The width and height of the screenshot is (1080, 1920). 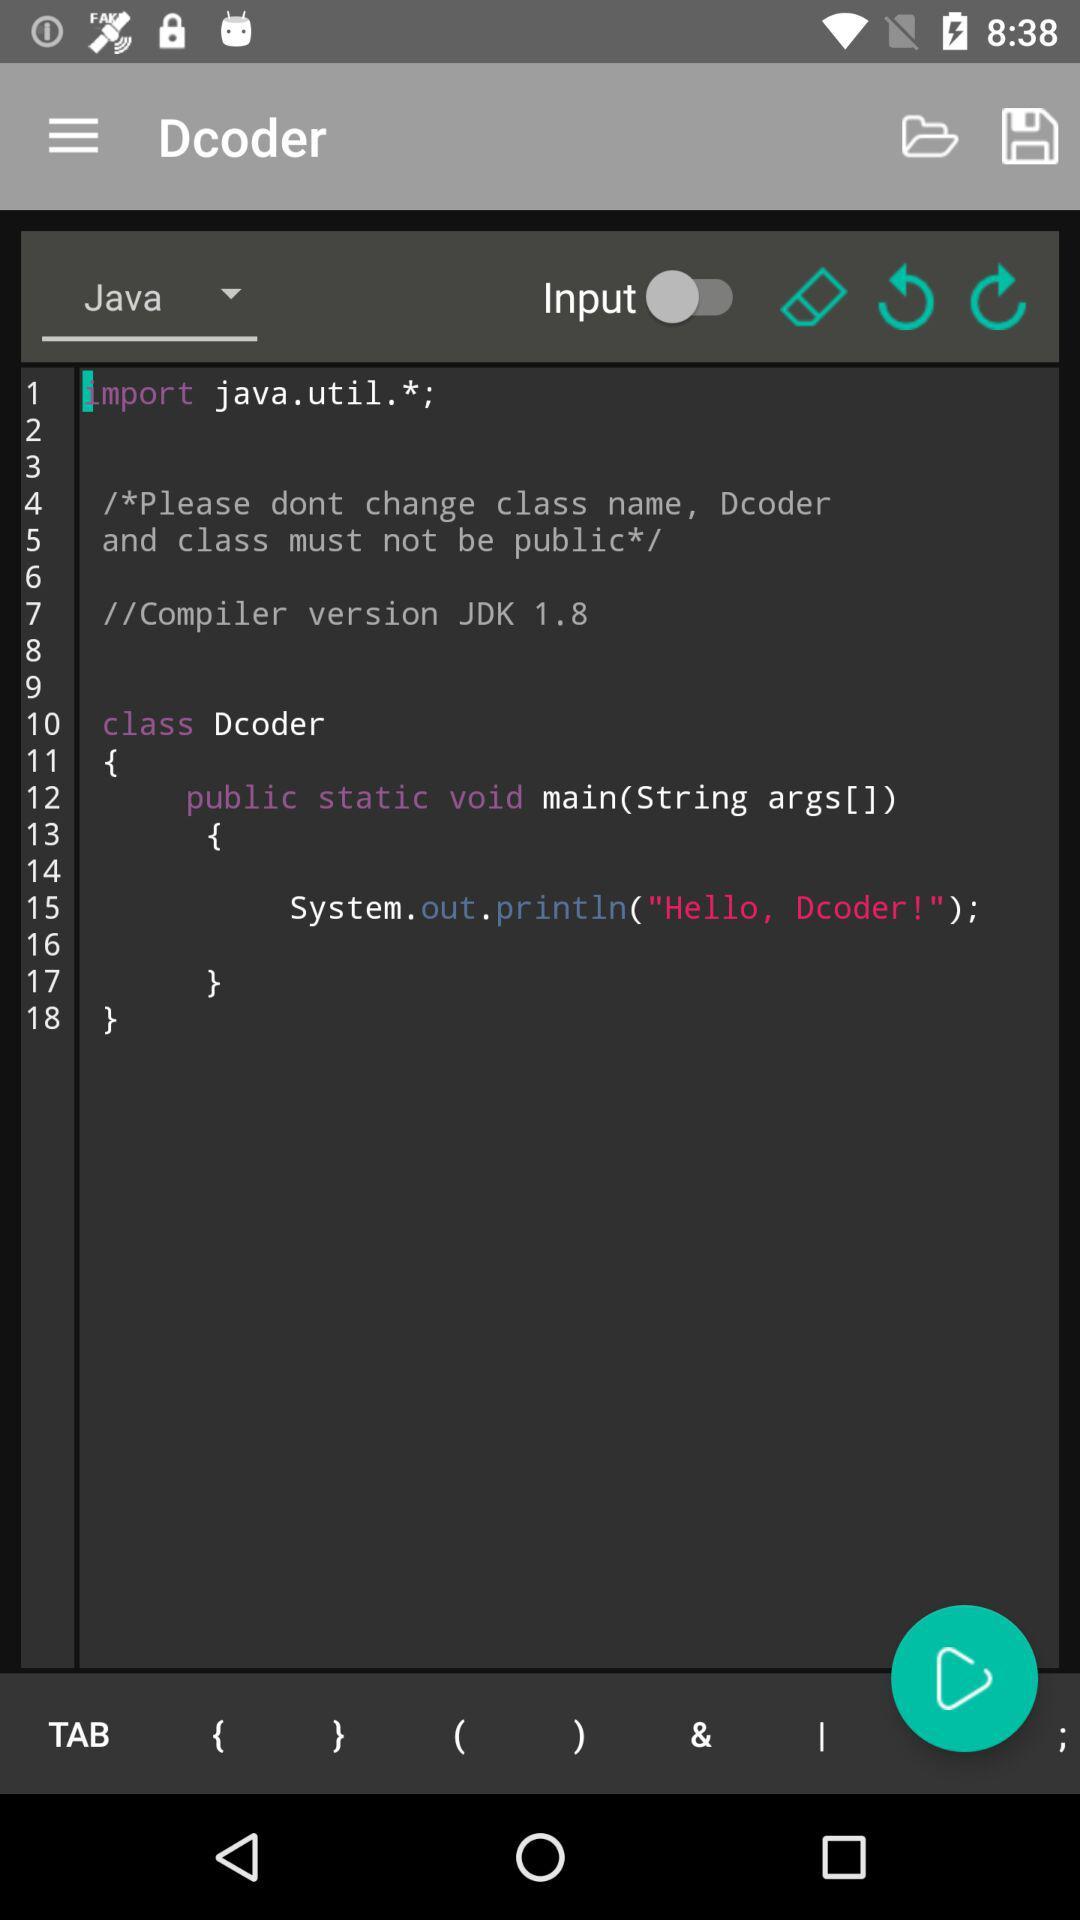 I want to click on the refresh icon, so click(x=998, y=295).